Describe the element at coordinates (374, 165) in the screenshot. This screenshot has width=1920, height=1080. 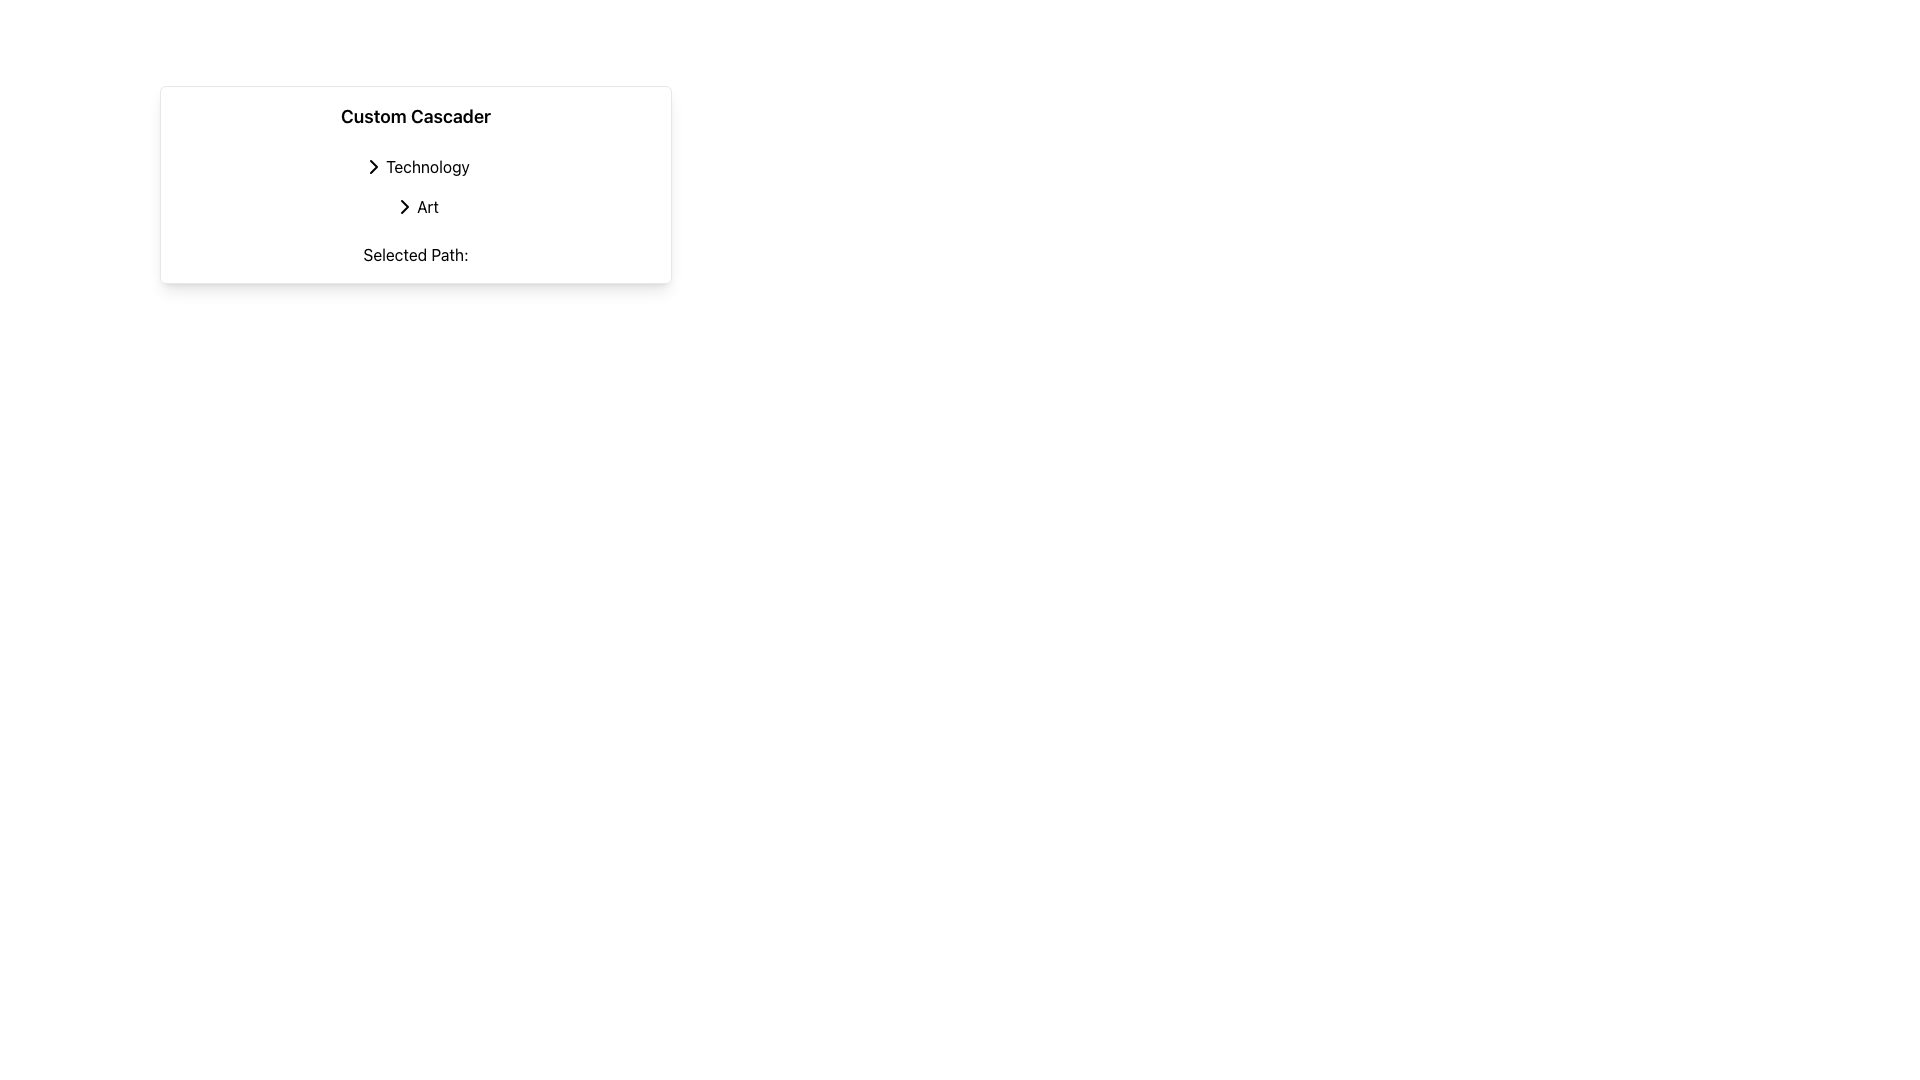
I see `the rightward-facing chevron icon next to the 'Technology' label` at that location.